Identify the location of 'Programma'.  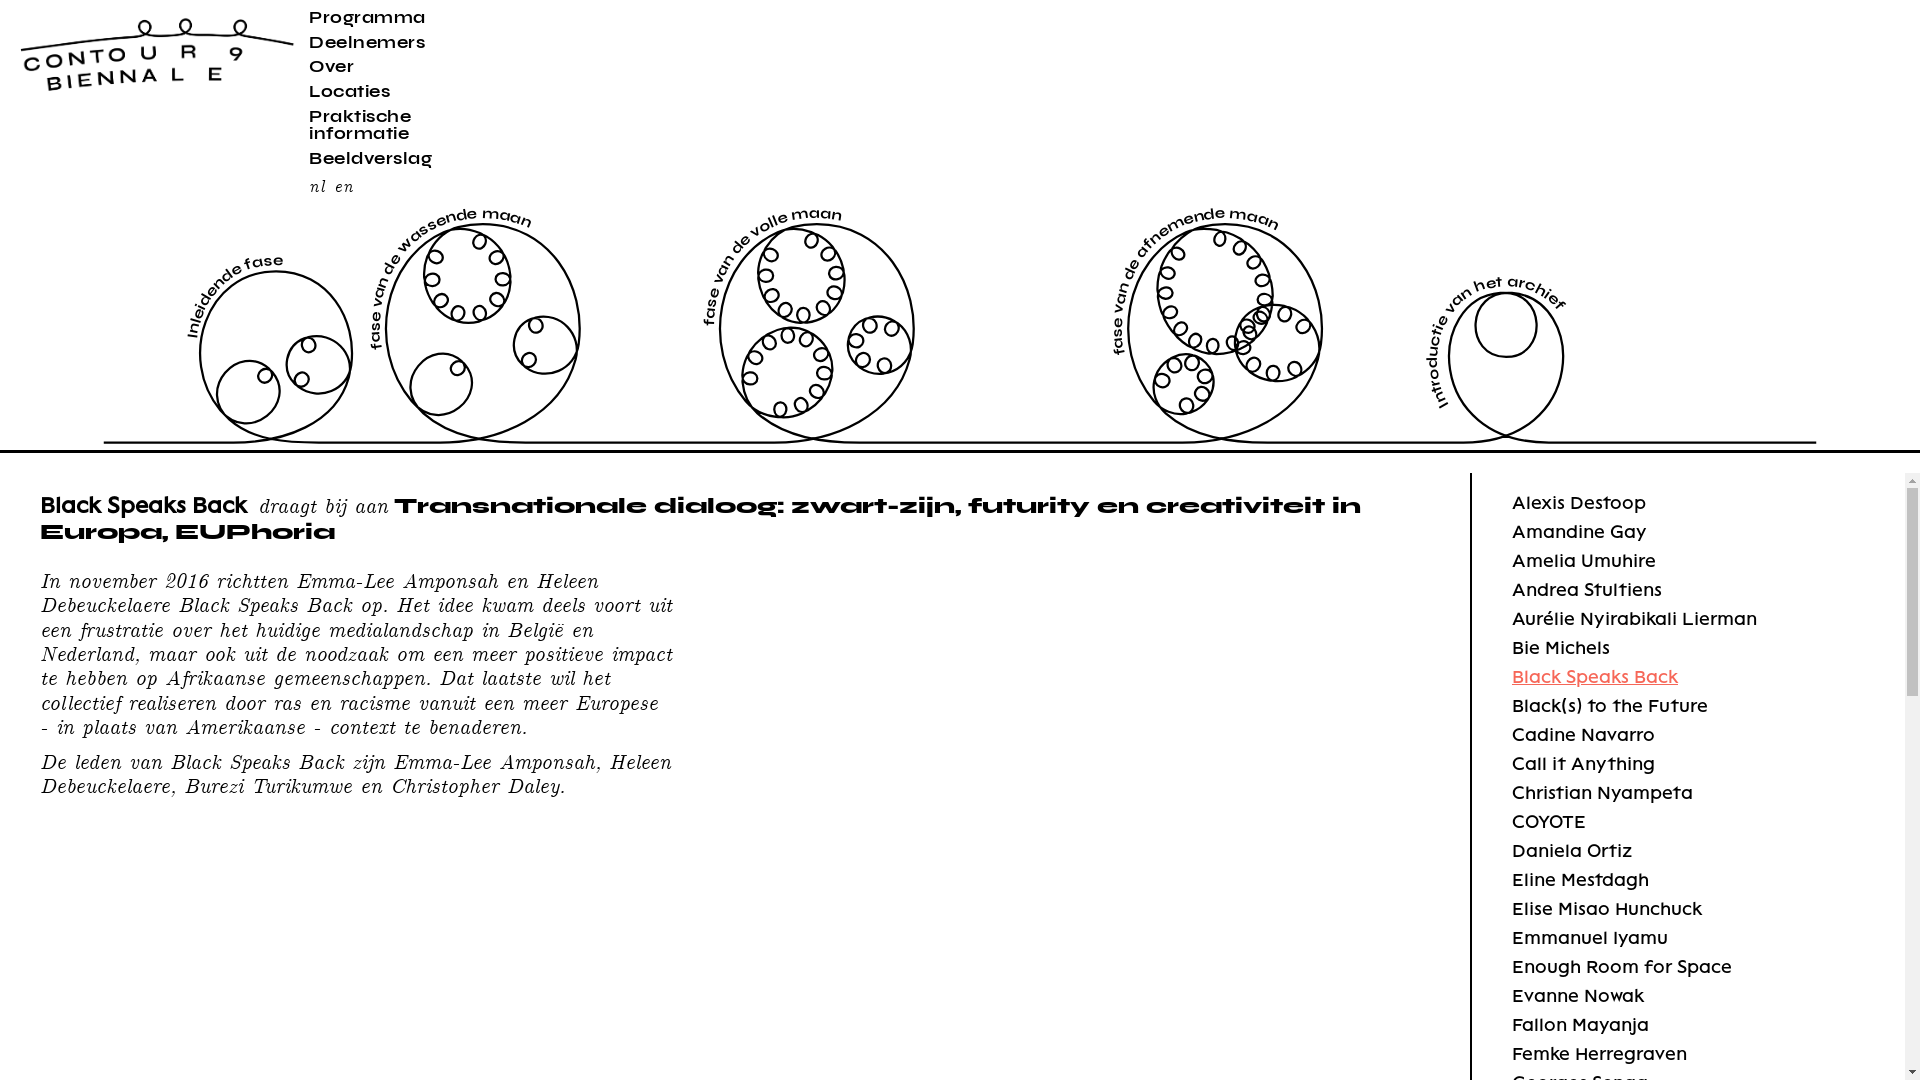
(367, 16).